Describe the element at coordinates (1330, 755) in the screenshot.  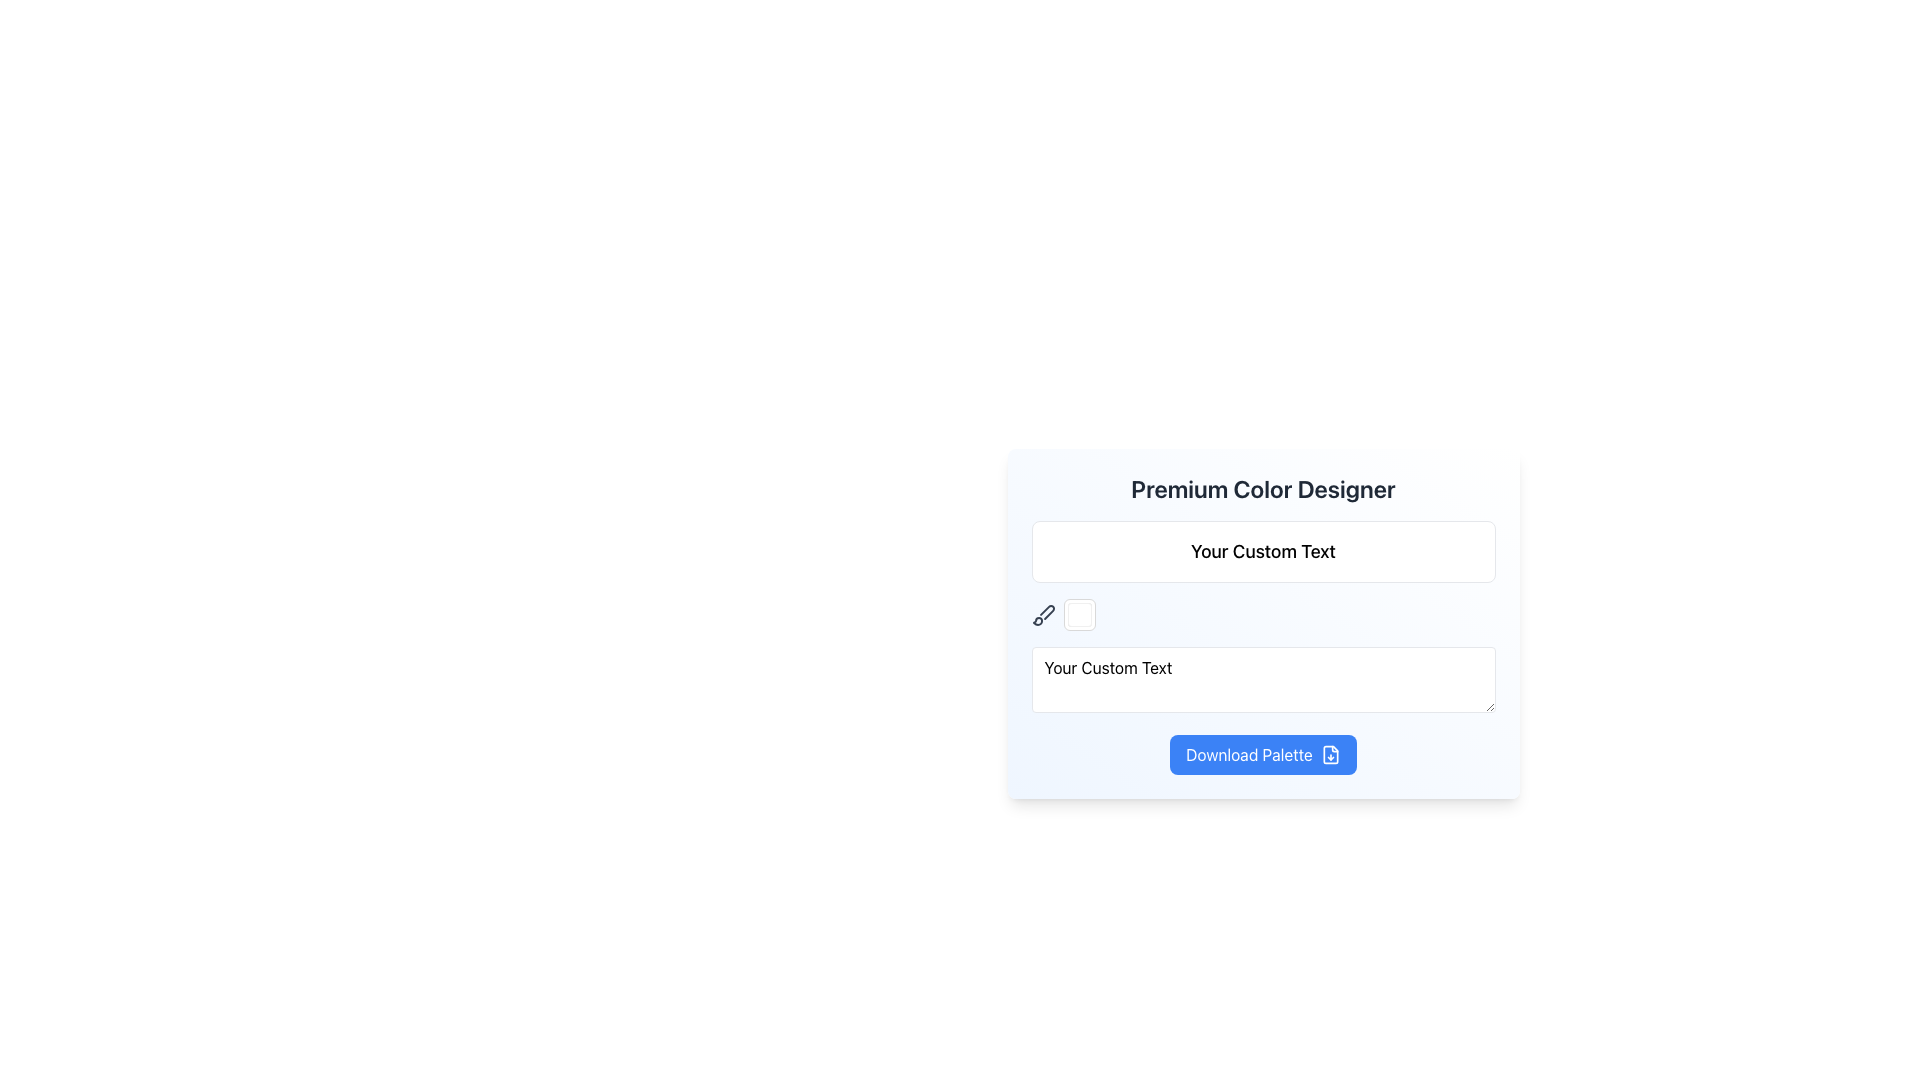
I see `the download icon located at the right end of the 'Download Palette' button on the interface card` at that location.